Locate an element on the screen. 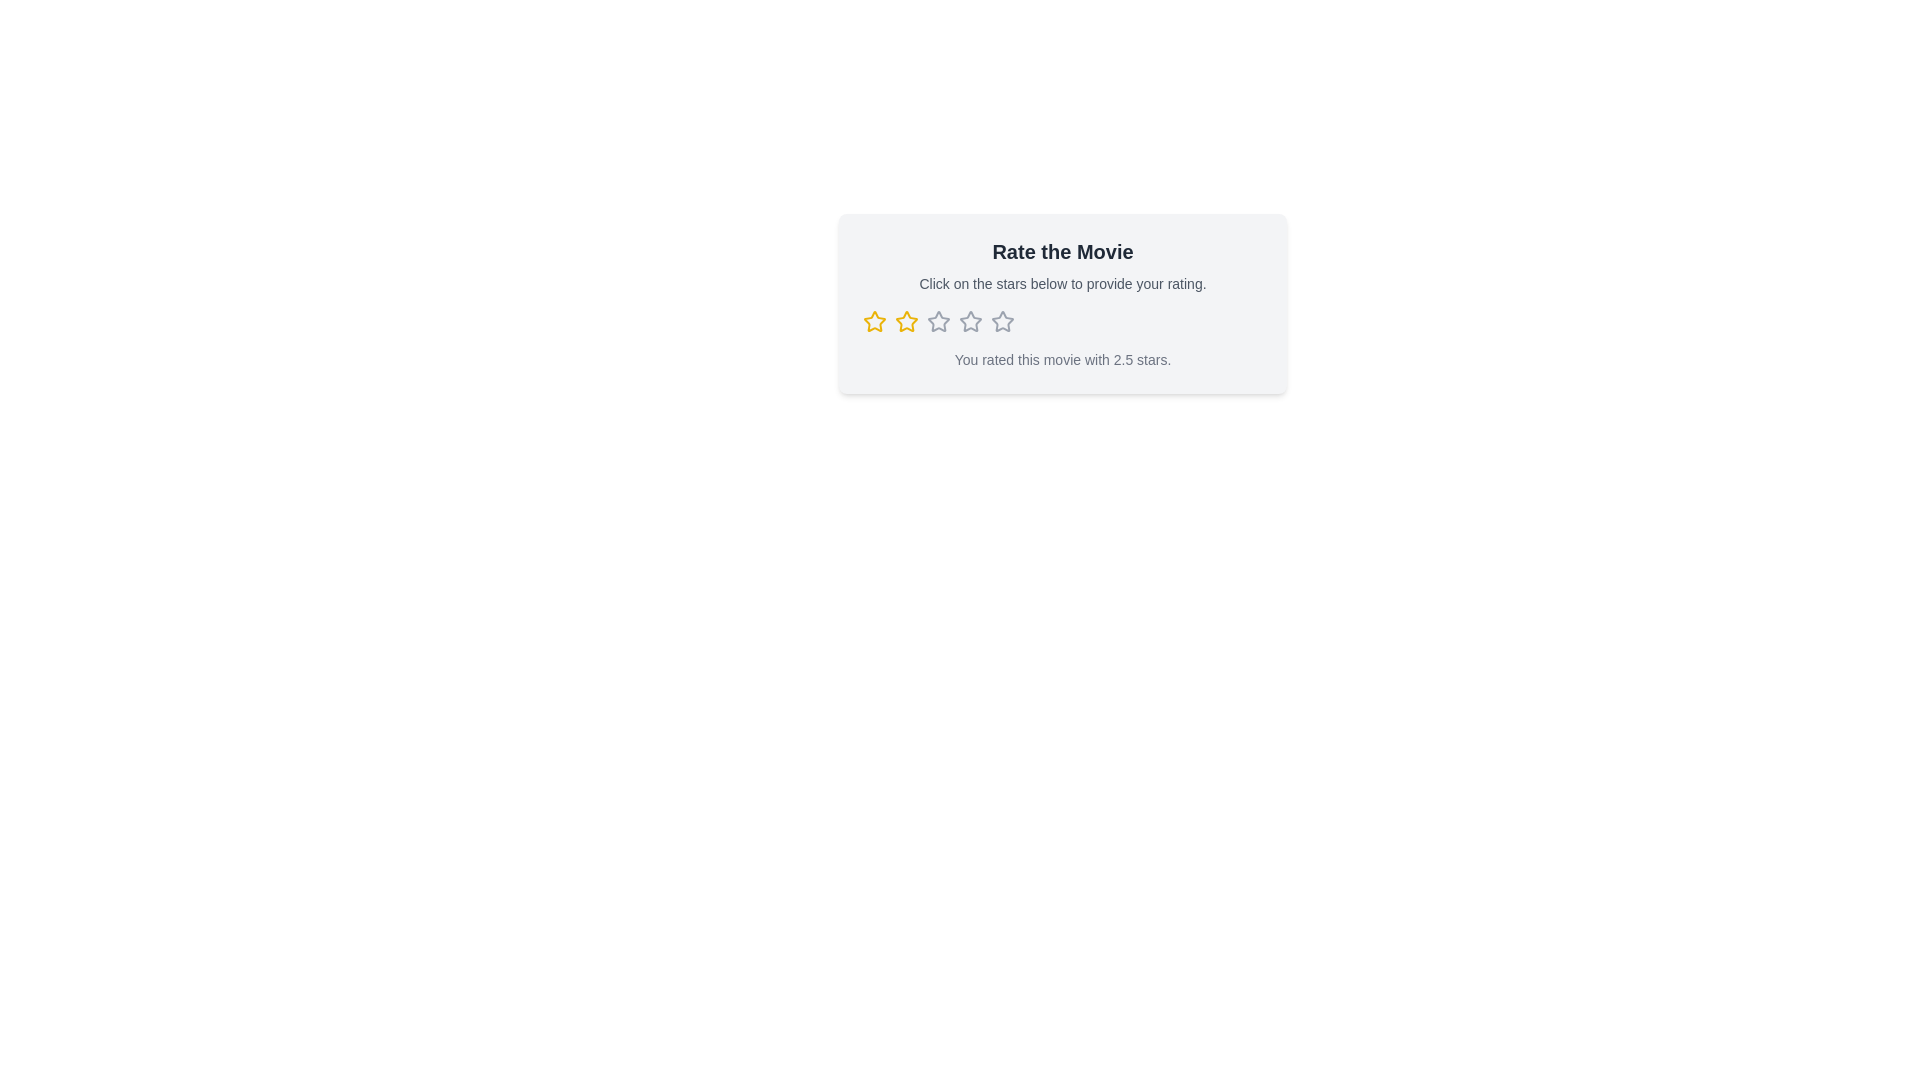  the third star icon in the rating system is located at coordinates (936, 319).